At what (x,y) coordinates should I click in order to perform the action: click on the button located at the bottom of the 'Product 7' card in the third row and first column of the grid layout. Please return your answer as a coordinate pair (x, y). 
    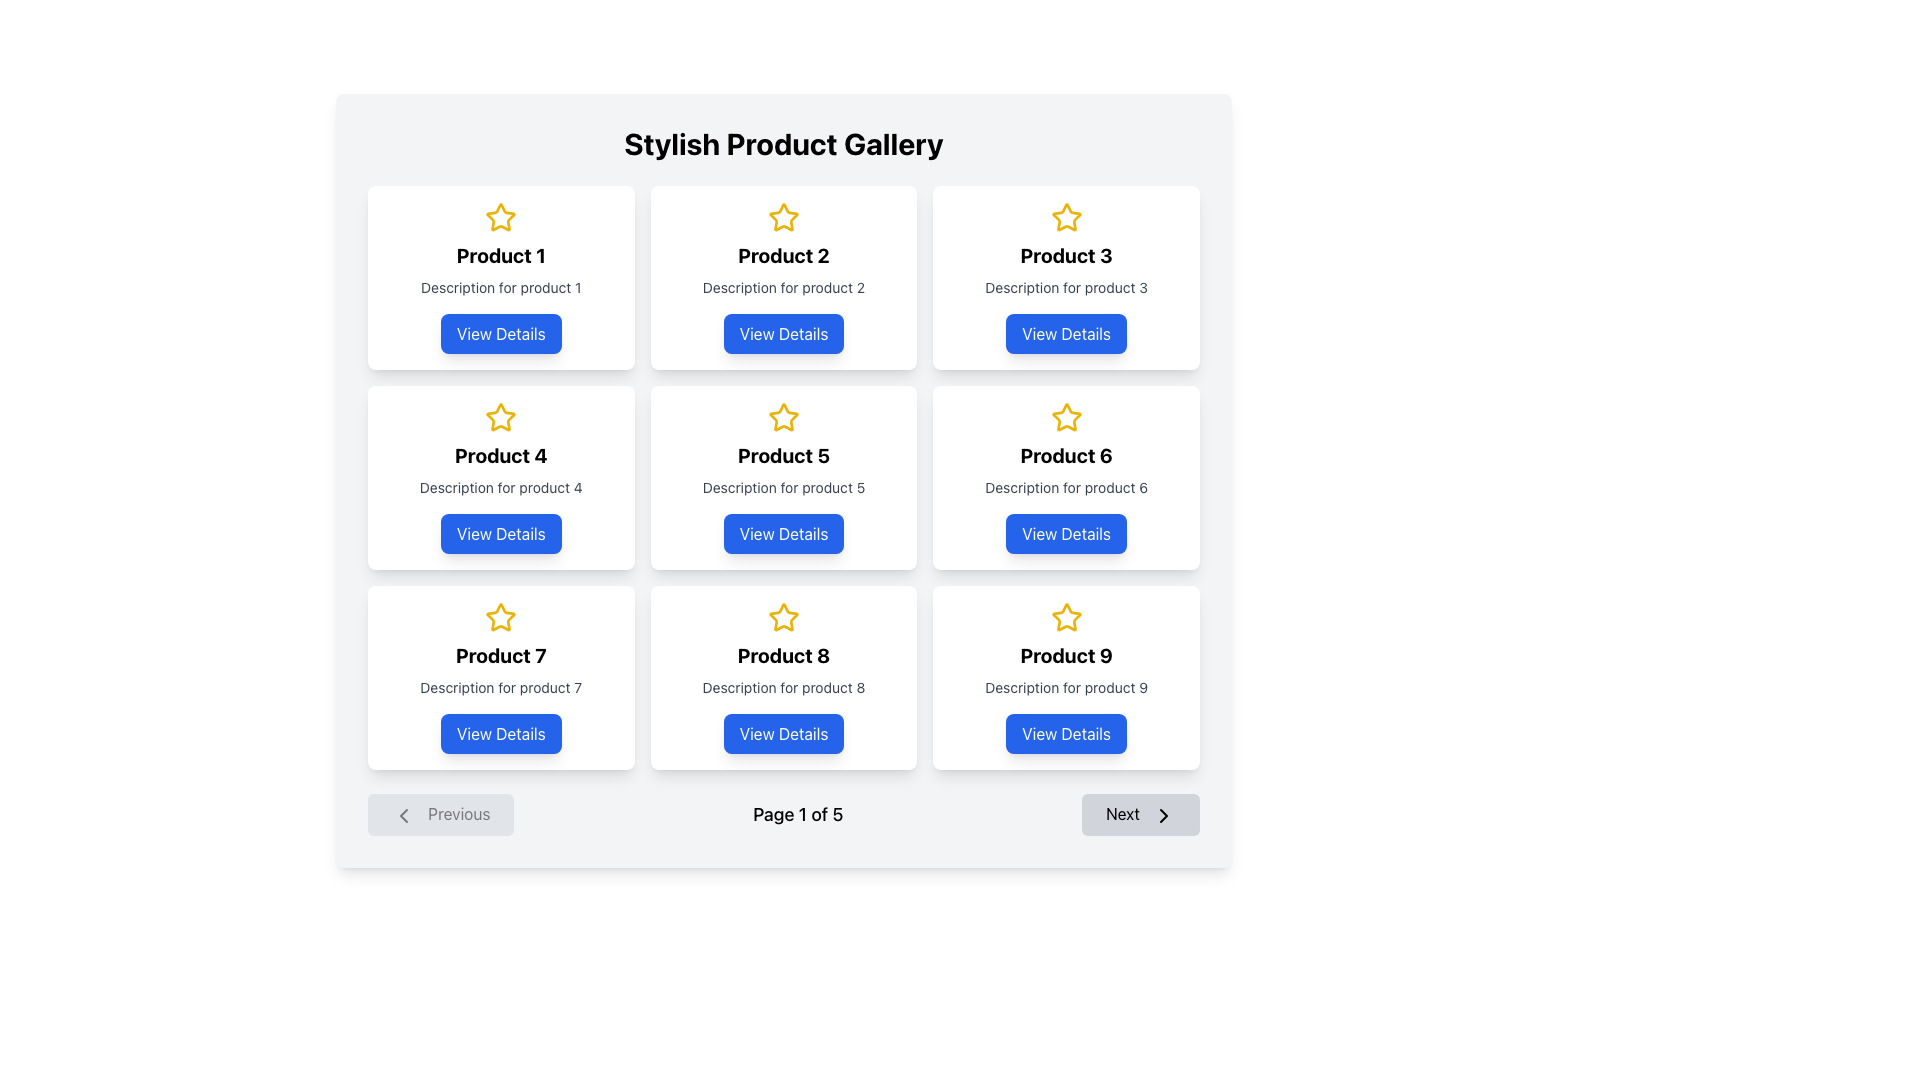
    Looking at the image, I should click on (501, 733).